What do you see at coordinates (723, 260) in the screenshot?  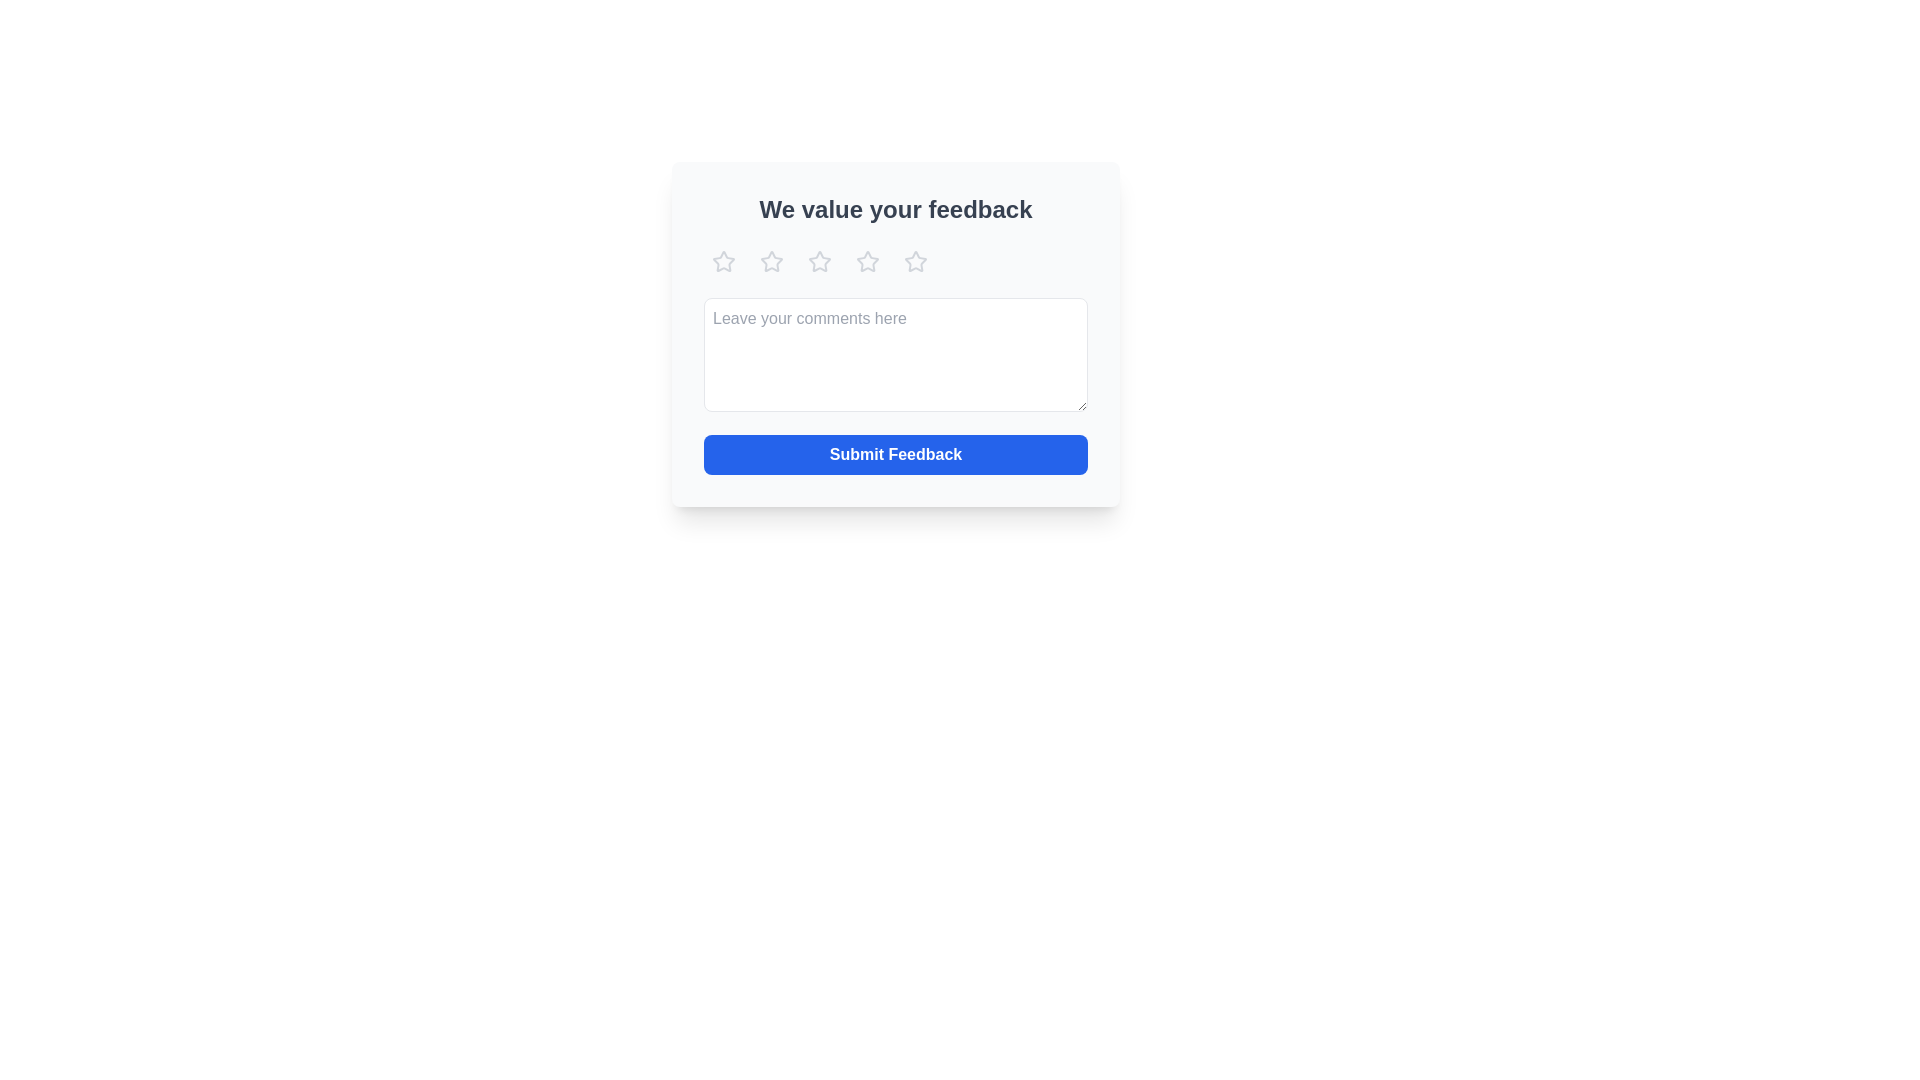 I see `the first rating star icon in the rating input system` at bounding box center [723, 260].